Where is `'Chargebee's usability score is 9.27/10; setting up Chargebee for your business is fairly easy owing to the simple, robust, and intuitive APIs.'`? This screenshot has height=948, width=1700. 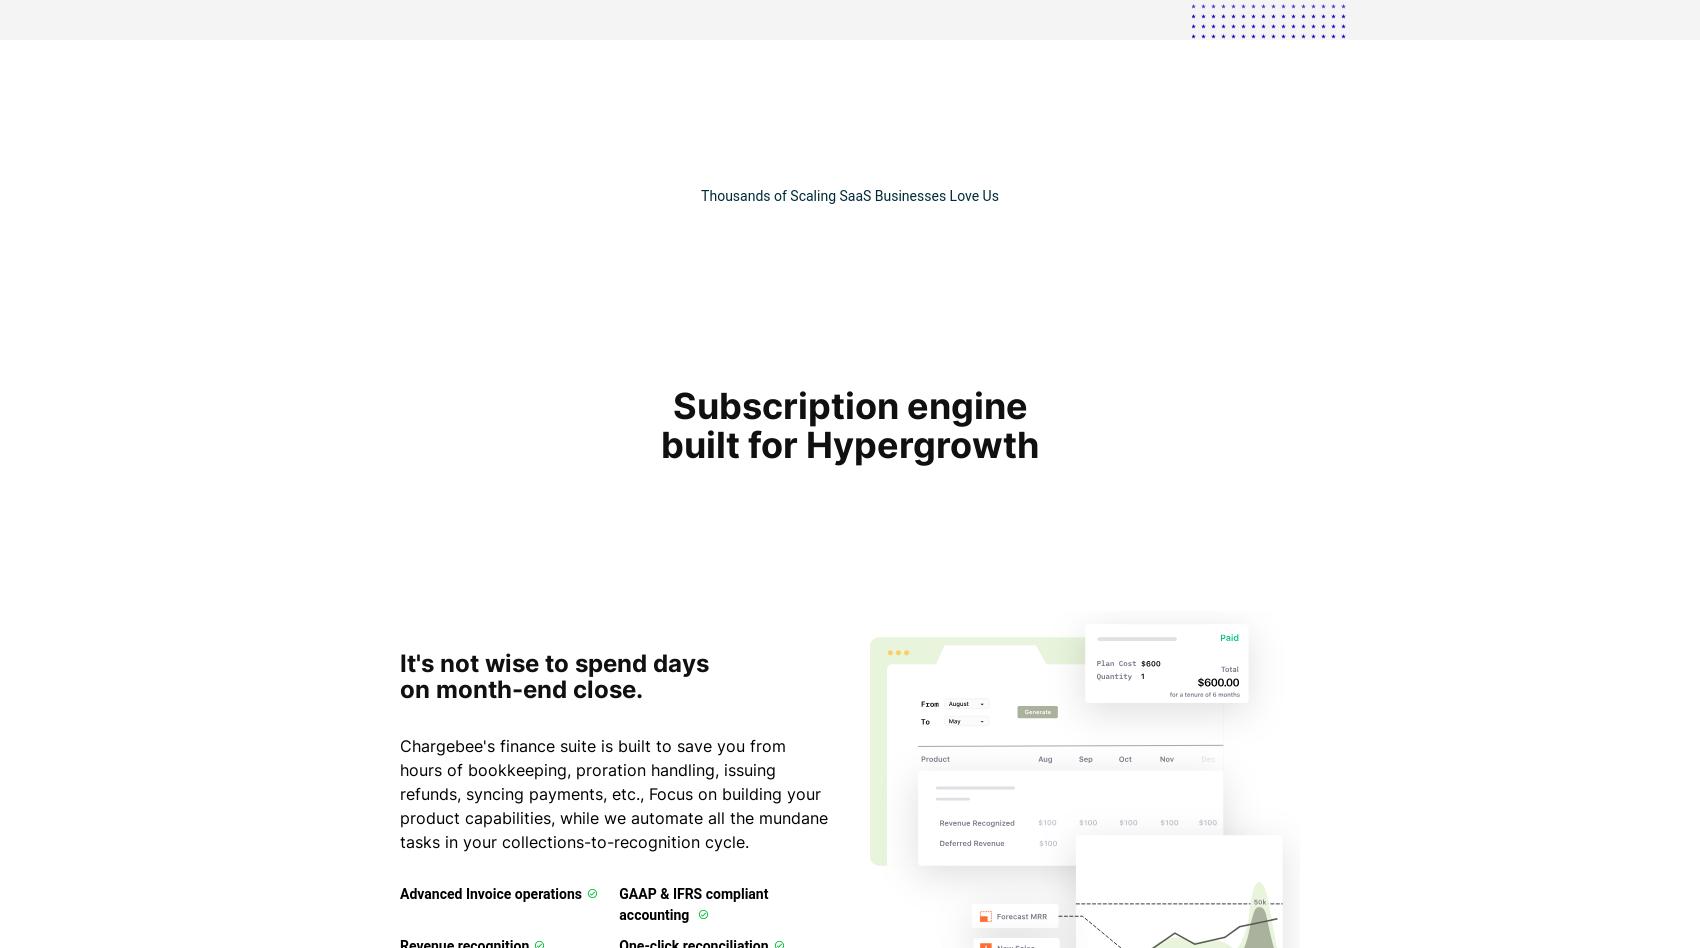
'Chargebee's usability score is 9.27/10; setting up Chargebee for your business is fairly easy owing to the simple, robust, and intuitive APIs.' is located at coordinates (344, 877).